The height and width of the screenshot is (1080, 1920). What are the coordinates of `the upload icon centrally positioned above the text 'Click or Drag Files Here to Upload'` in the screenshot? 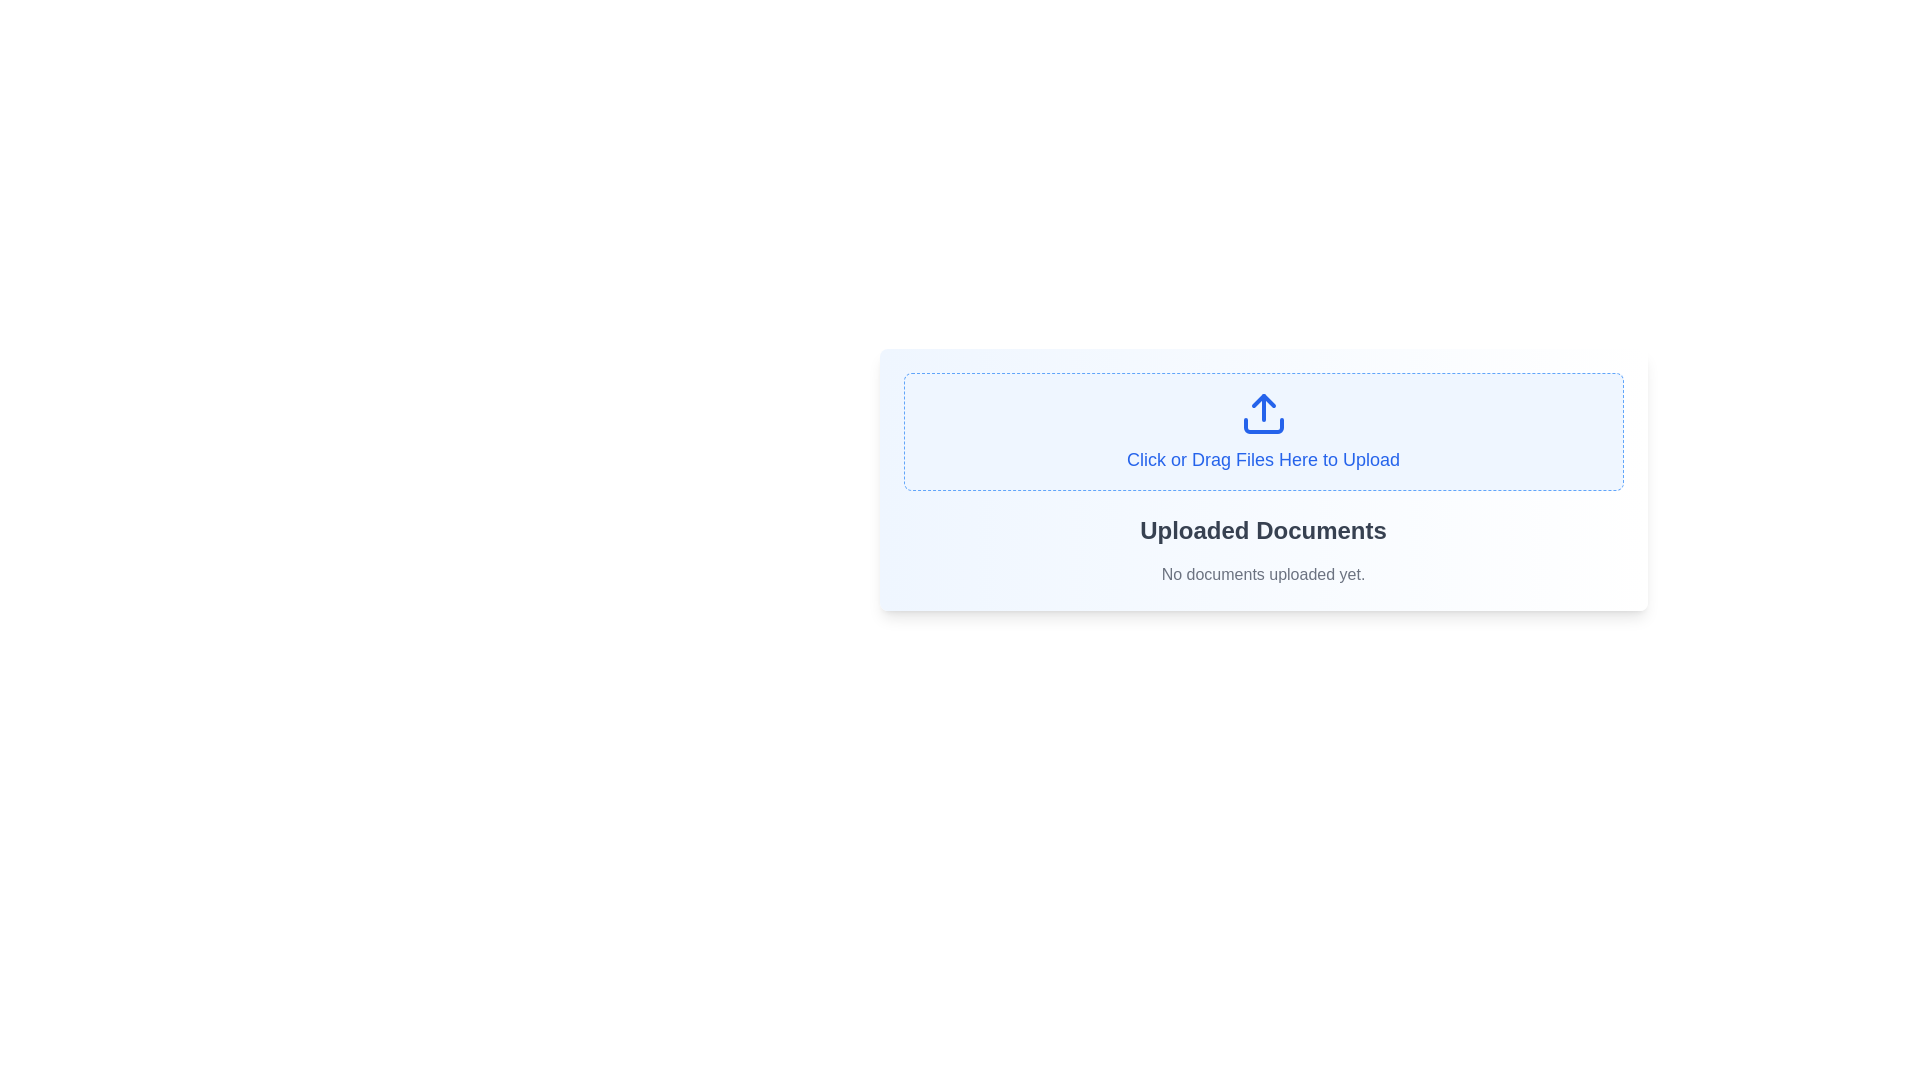 It's located at (1262, 412).